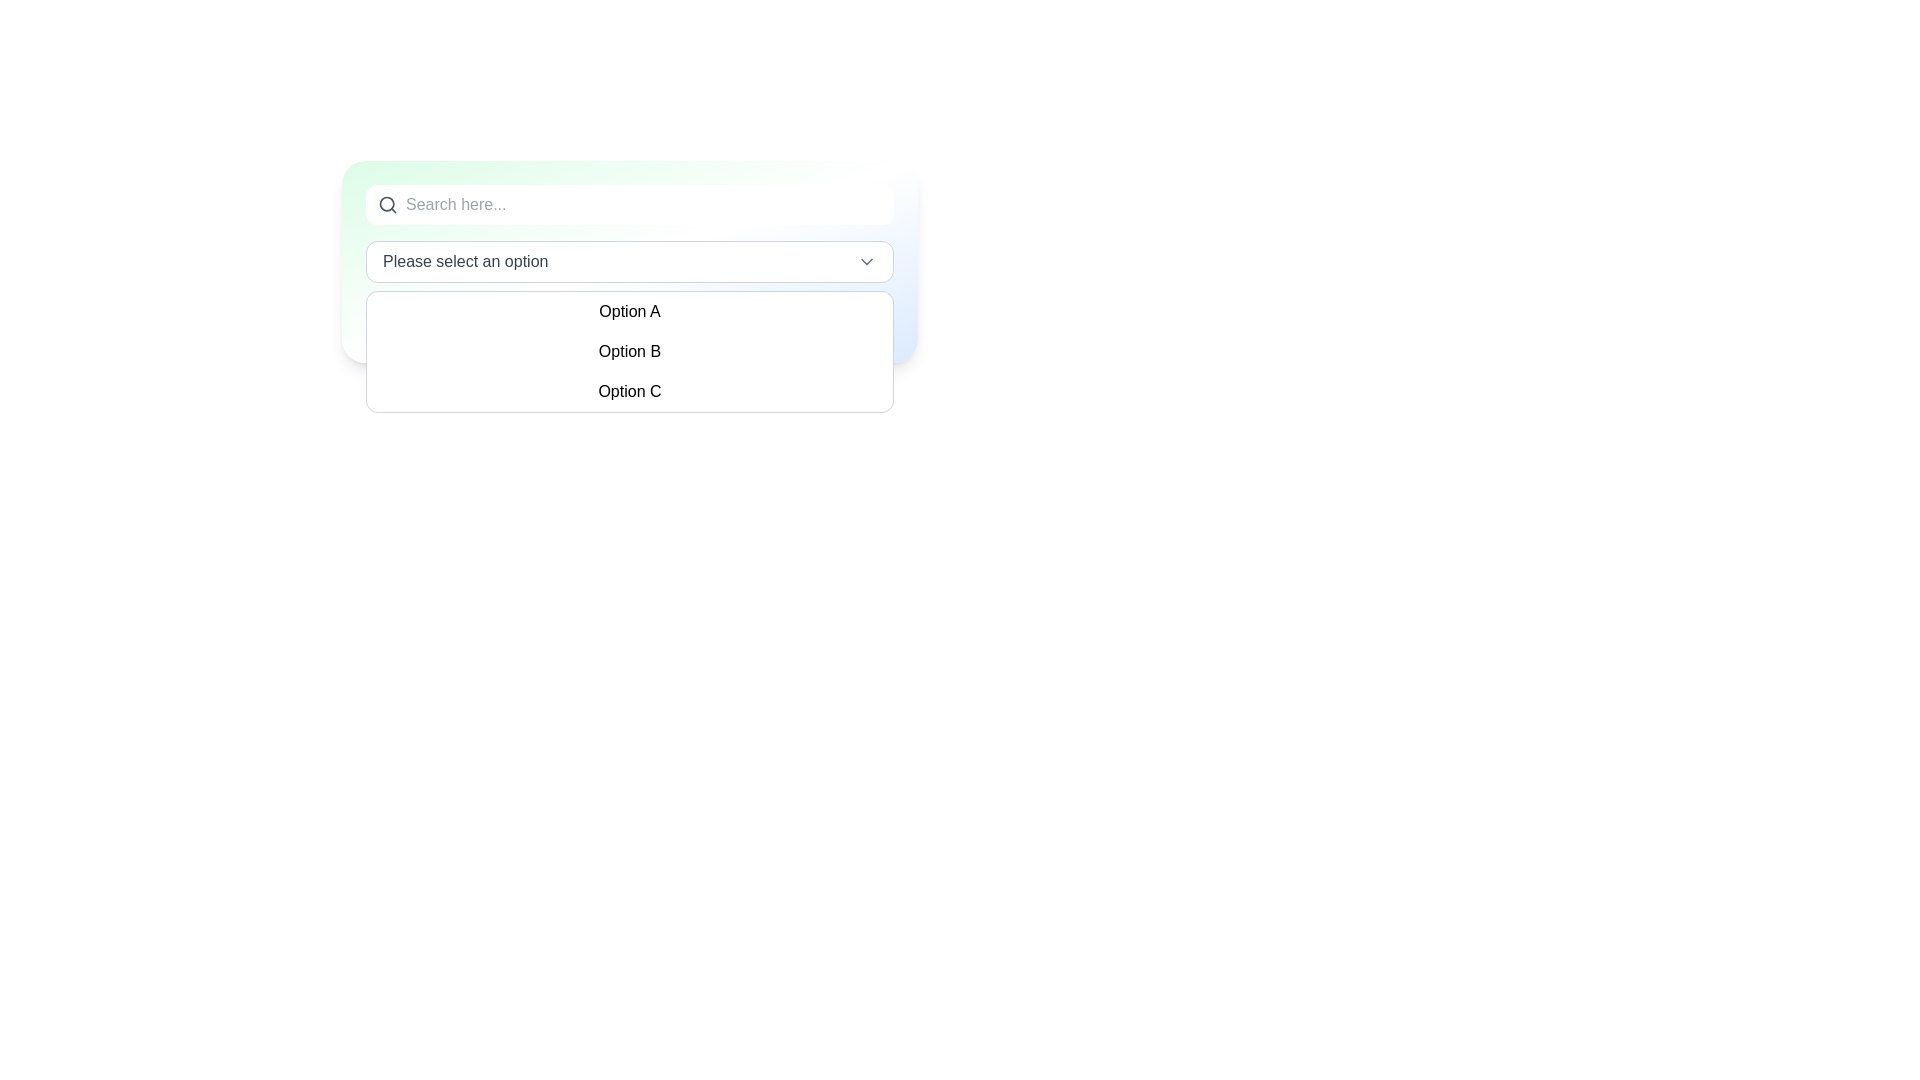  What do you see at coordinates (628, 261) in the screenshot?
I see `the dropdown menu to make a selection from the available options (Option A, Option B, Option C) below the search bar` at bounding box center [628, 261].